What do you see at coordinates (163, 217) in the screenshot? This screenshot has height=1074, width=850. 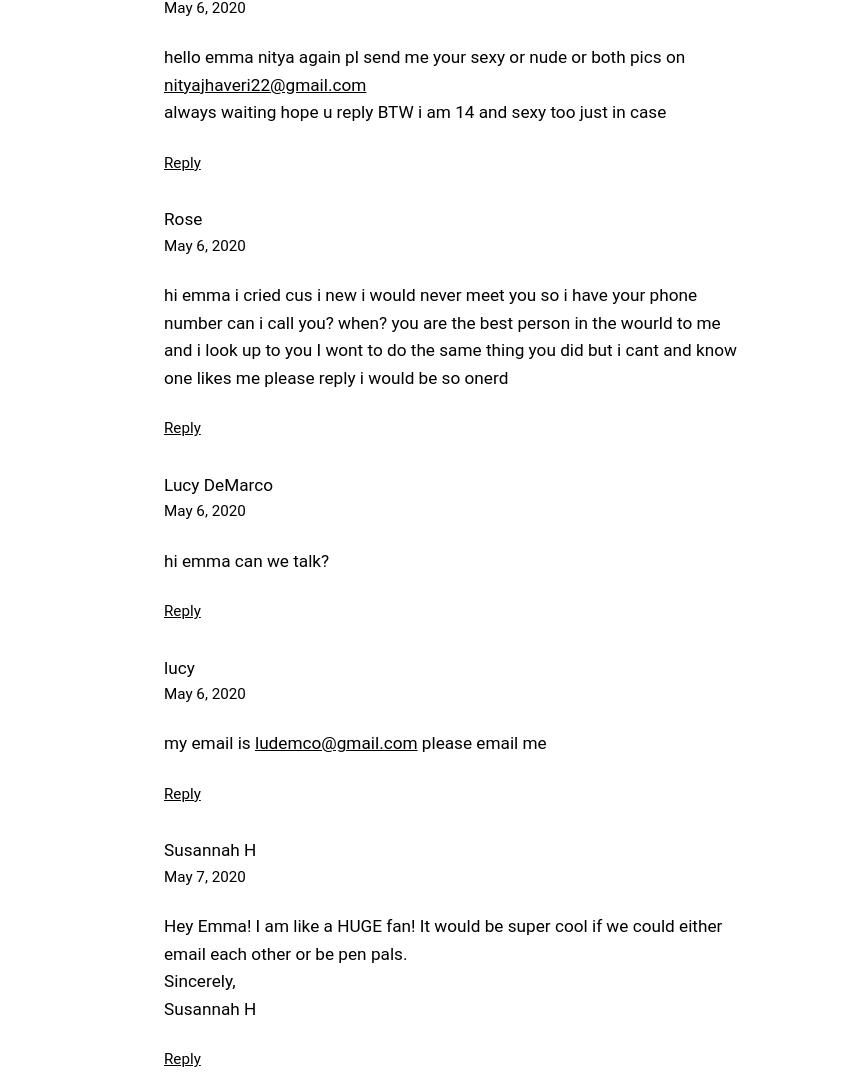 I see `'Rose'` at bounding box center [163, 217].